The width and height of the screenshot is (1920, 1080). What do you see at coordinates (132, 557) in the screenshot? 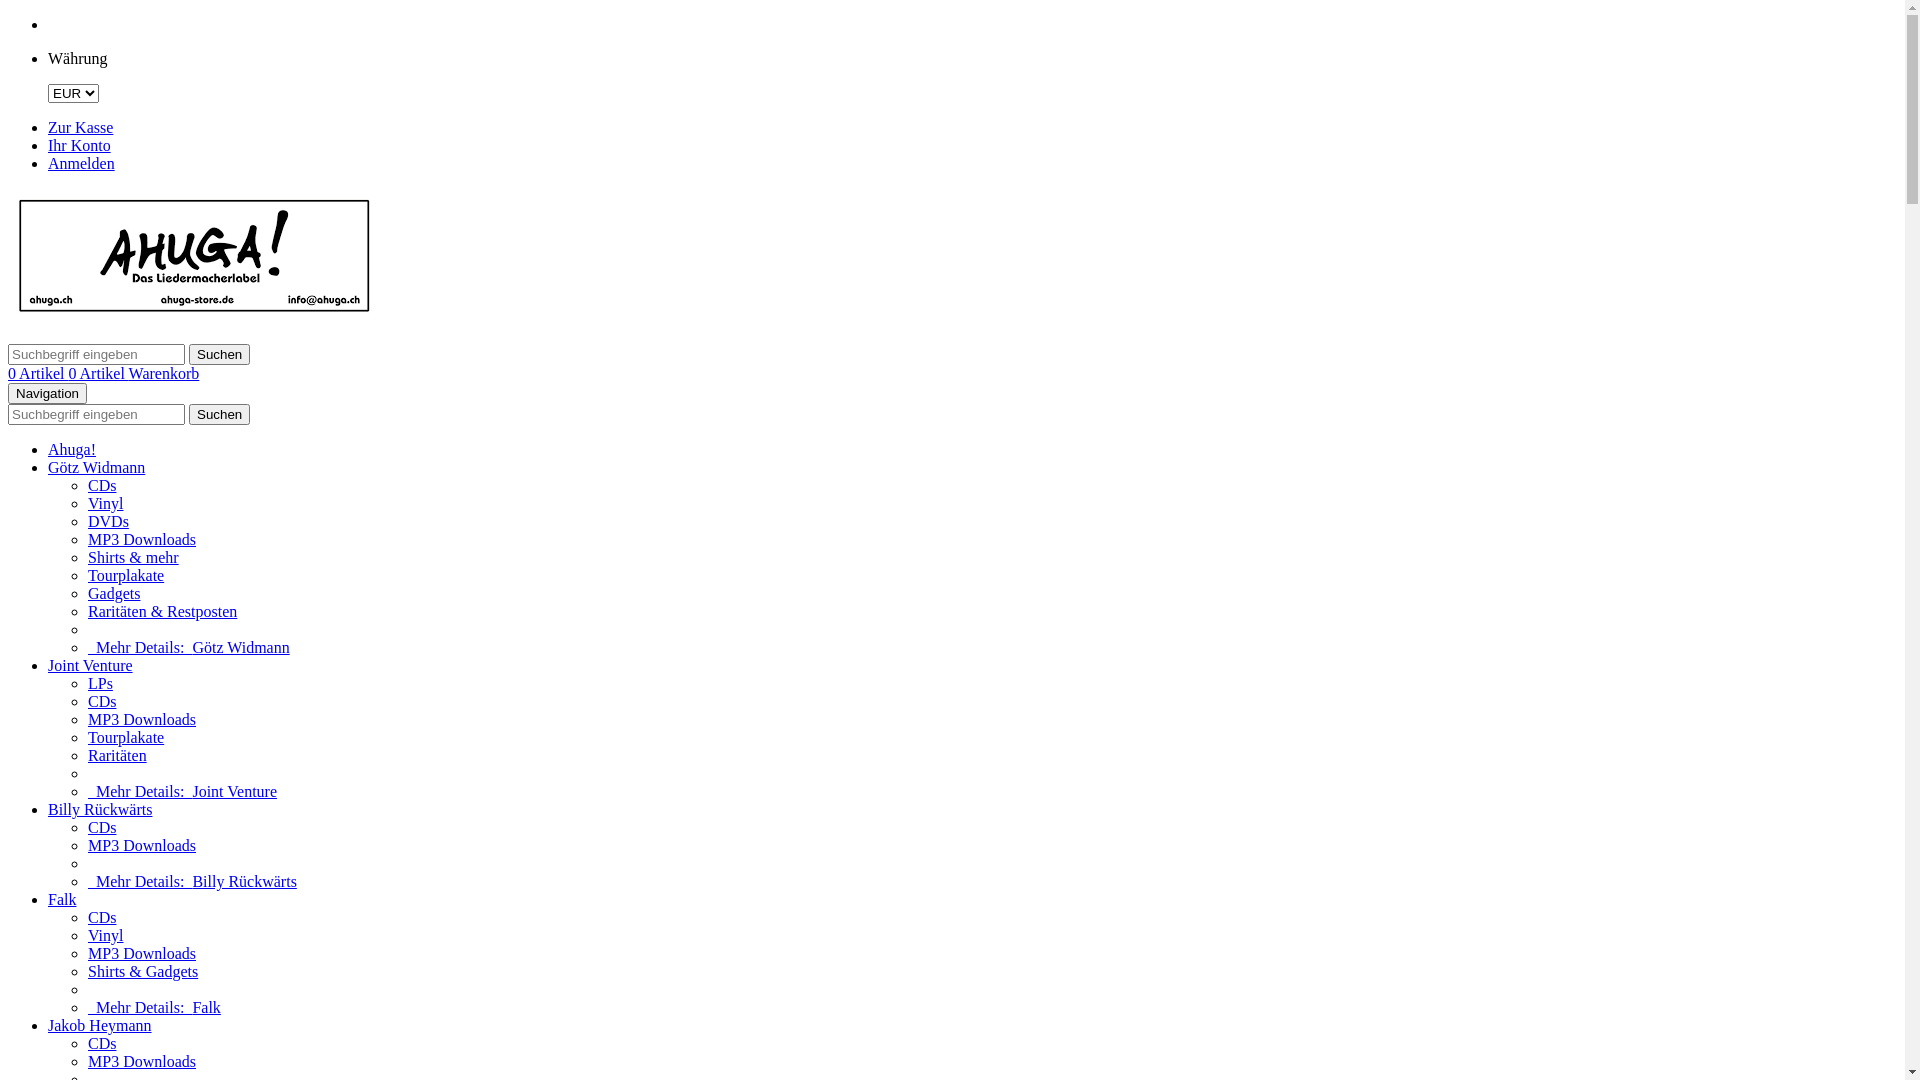
I see `'Shirts & mehr'` at bounding box center [132, 557].